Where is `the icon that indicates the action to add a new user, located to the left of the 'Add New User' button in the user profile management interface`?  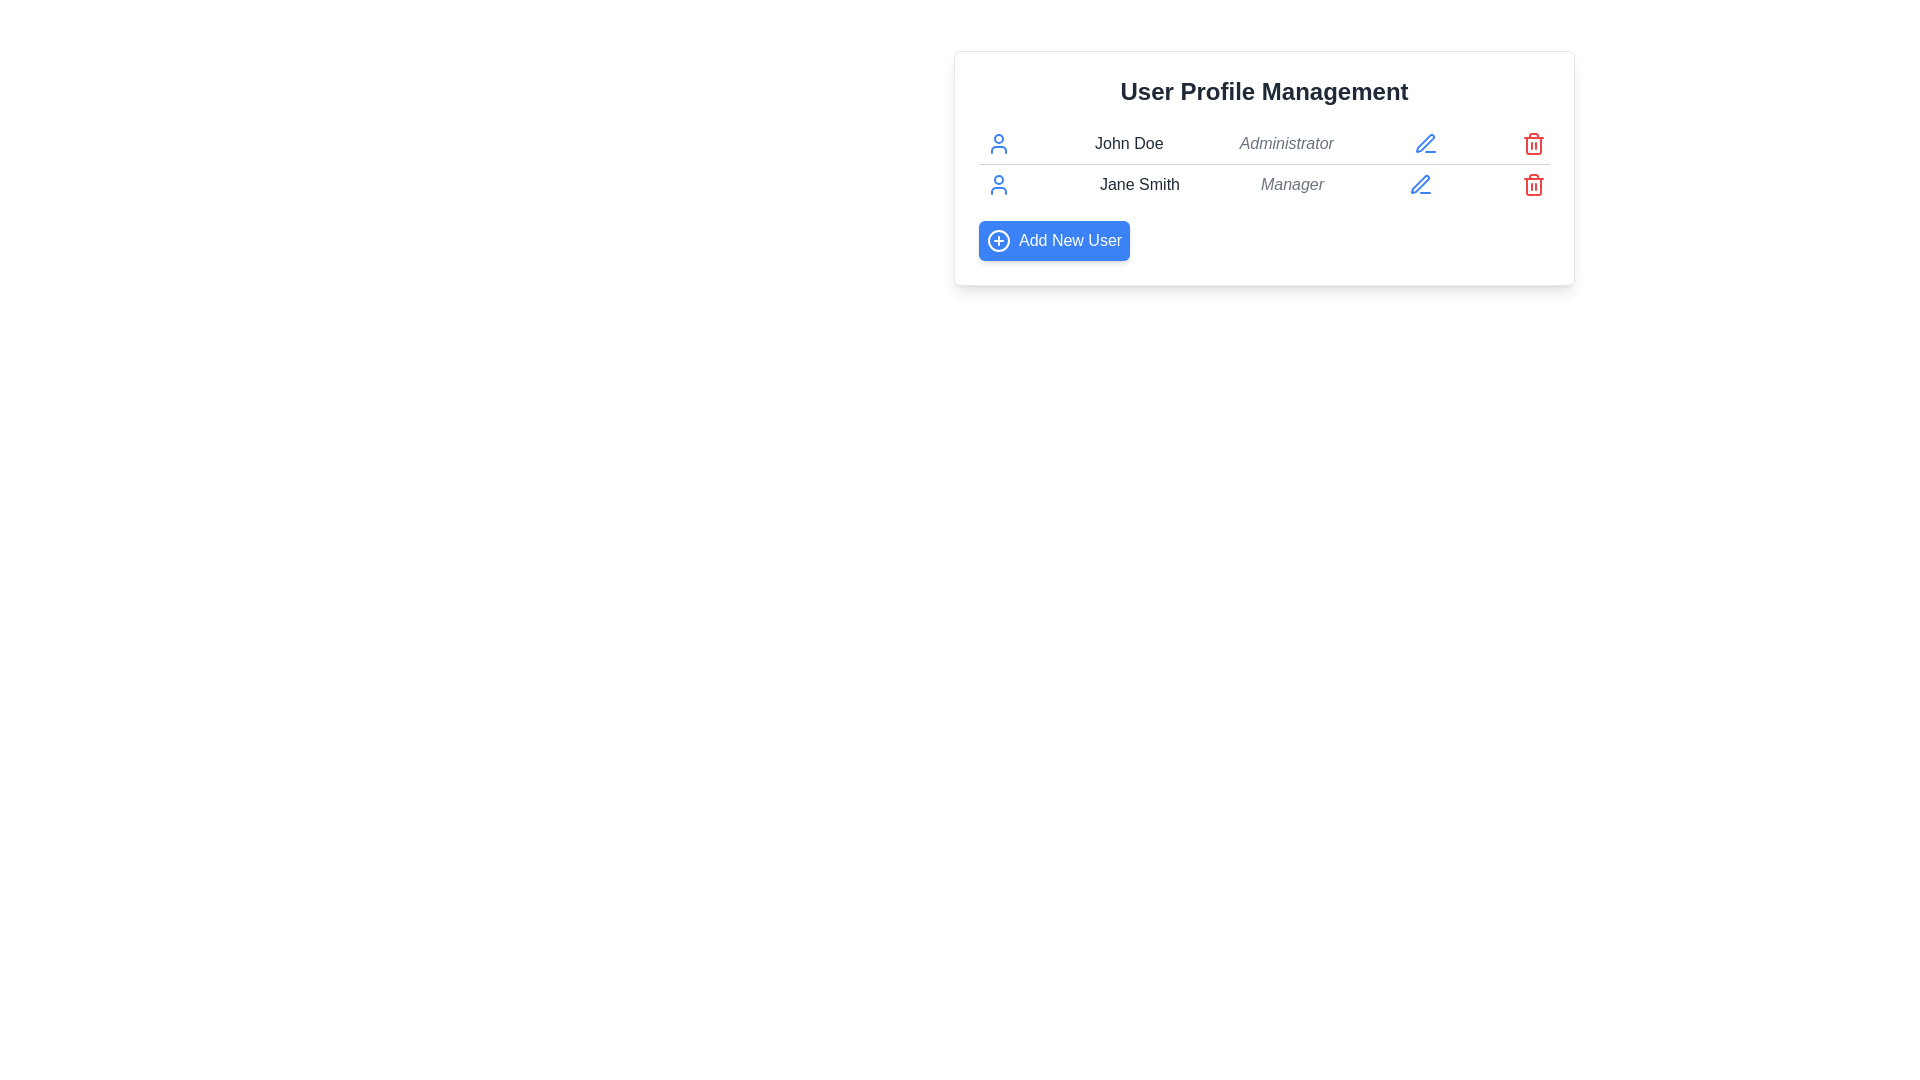
the icon that indicates the action to add a new user, located to the left of the 'Add New User' button in the user profile management interface is located at coordinates (998, 239).